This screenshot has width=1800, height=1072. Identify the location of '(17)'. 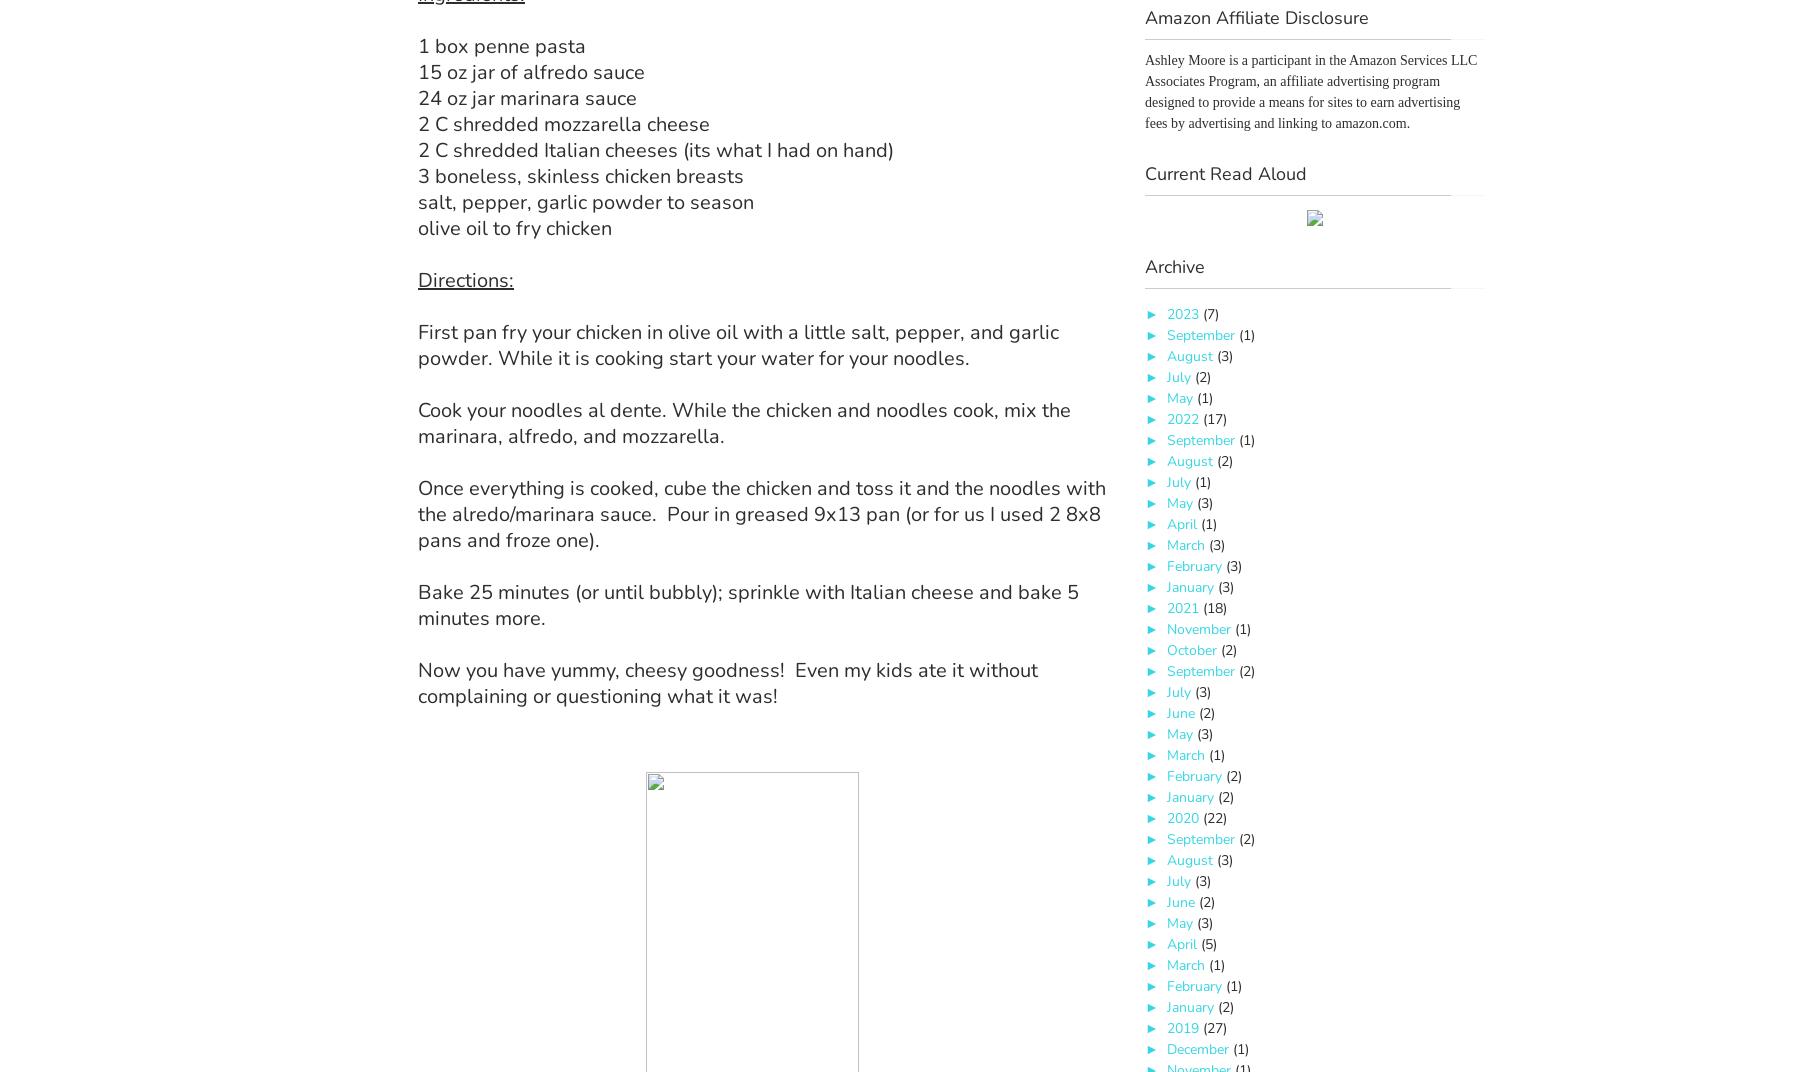
(1212, 418).